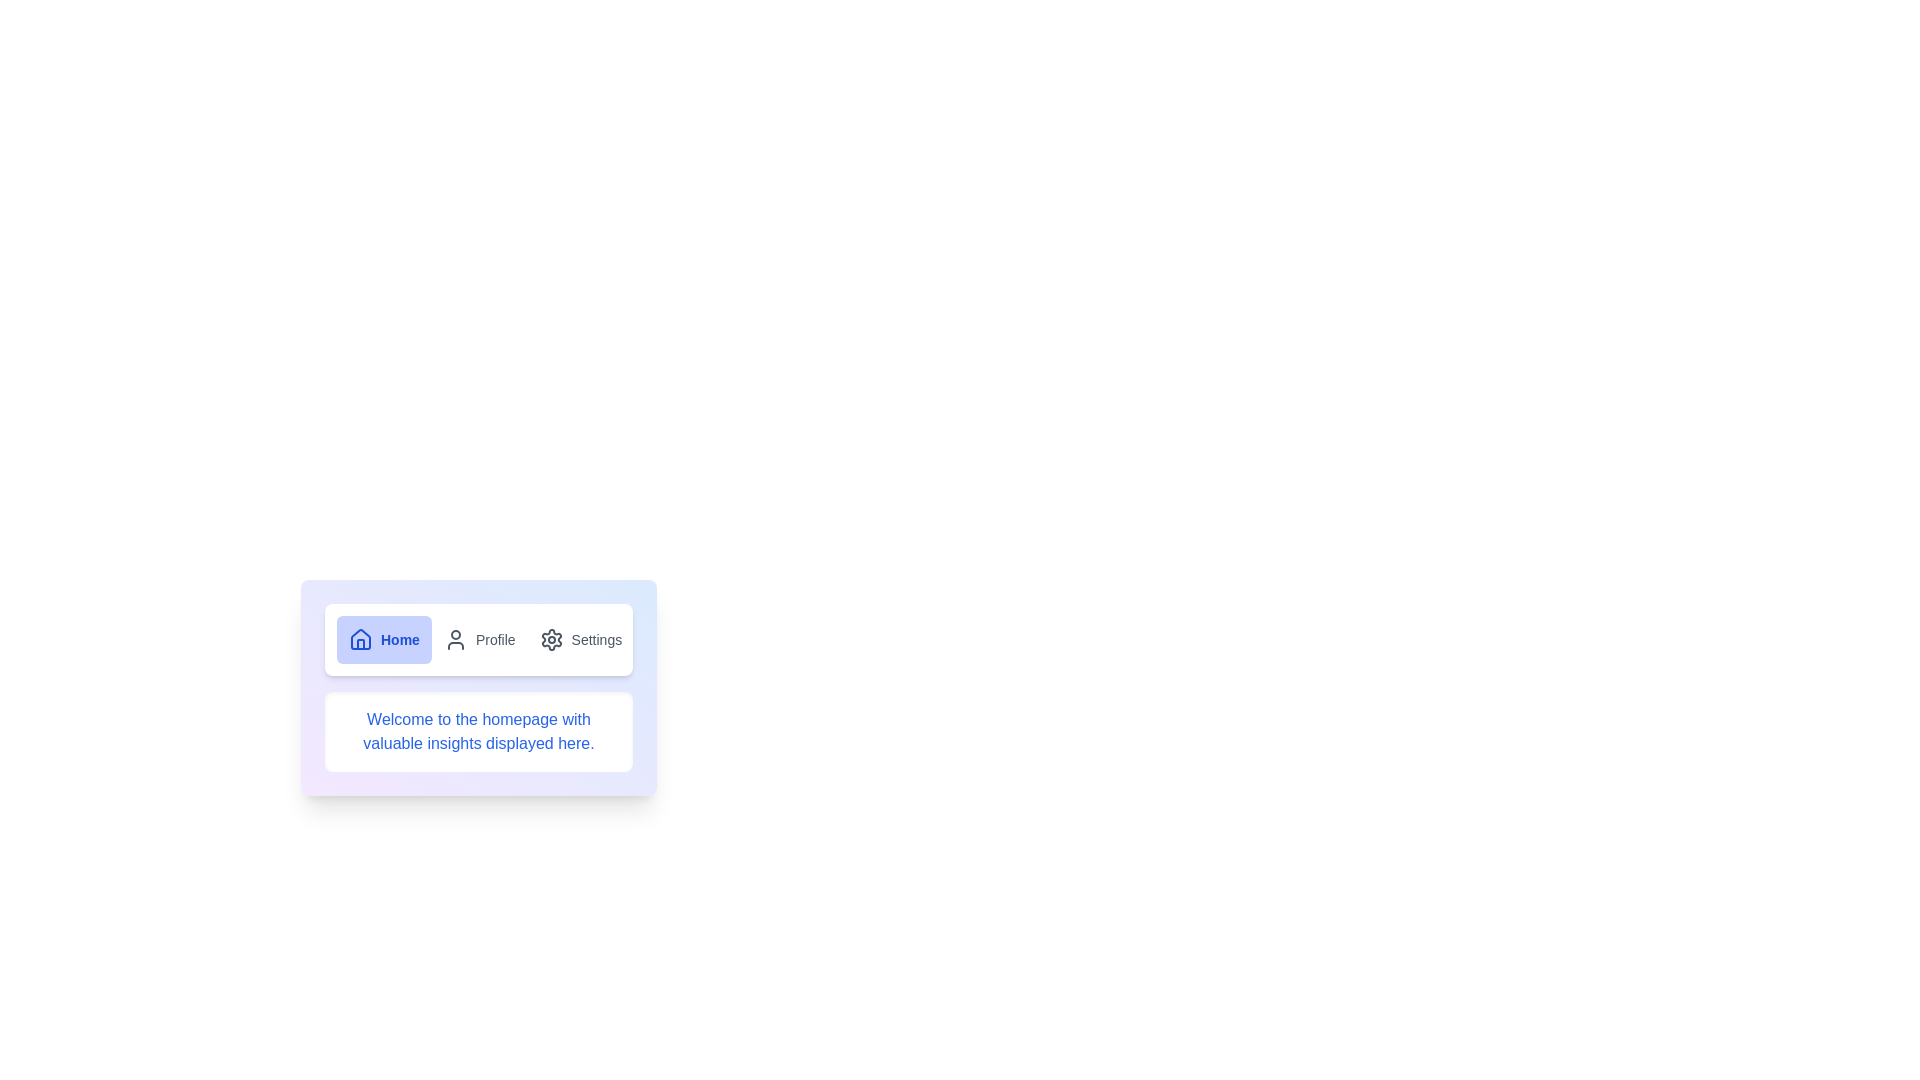  I want to click on the icon of the Home tab, so click(360, 640).